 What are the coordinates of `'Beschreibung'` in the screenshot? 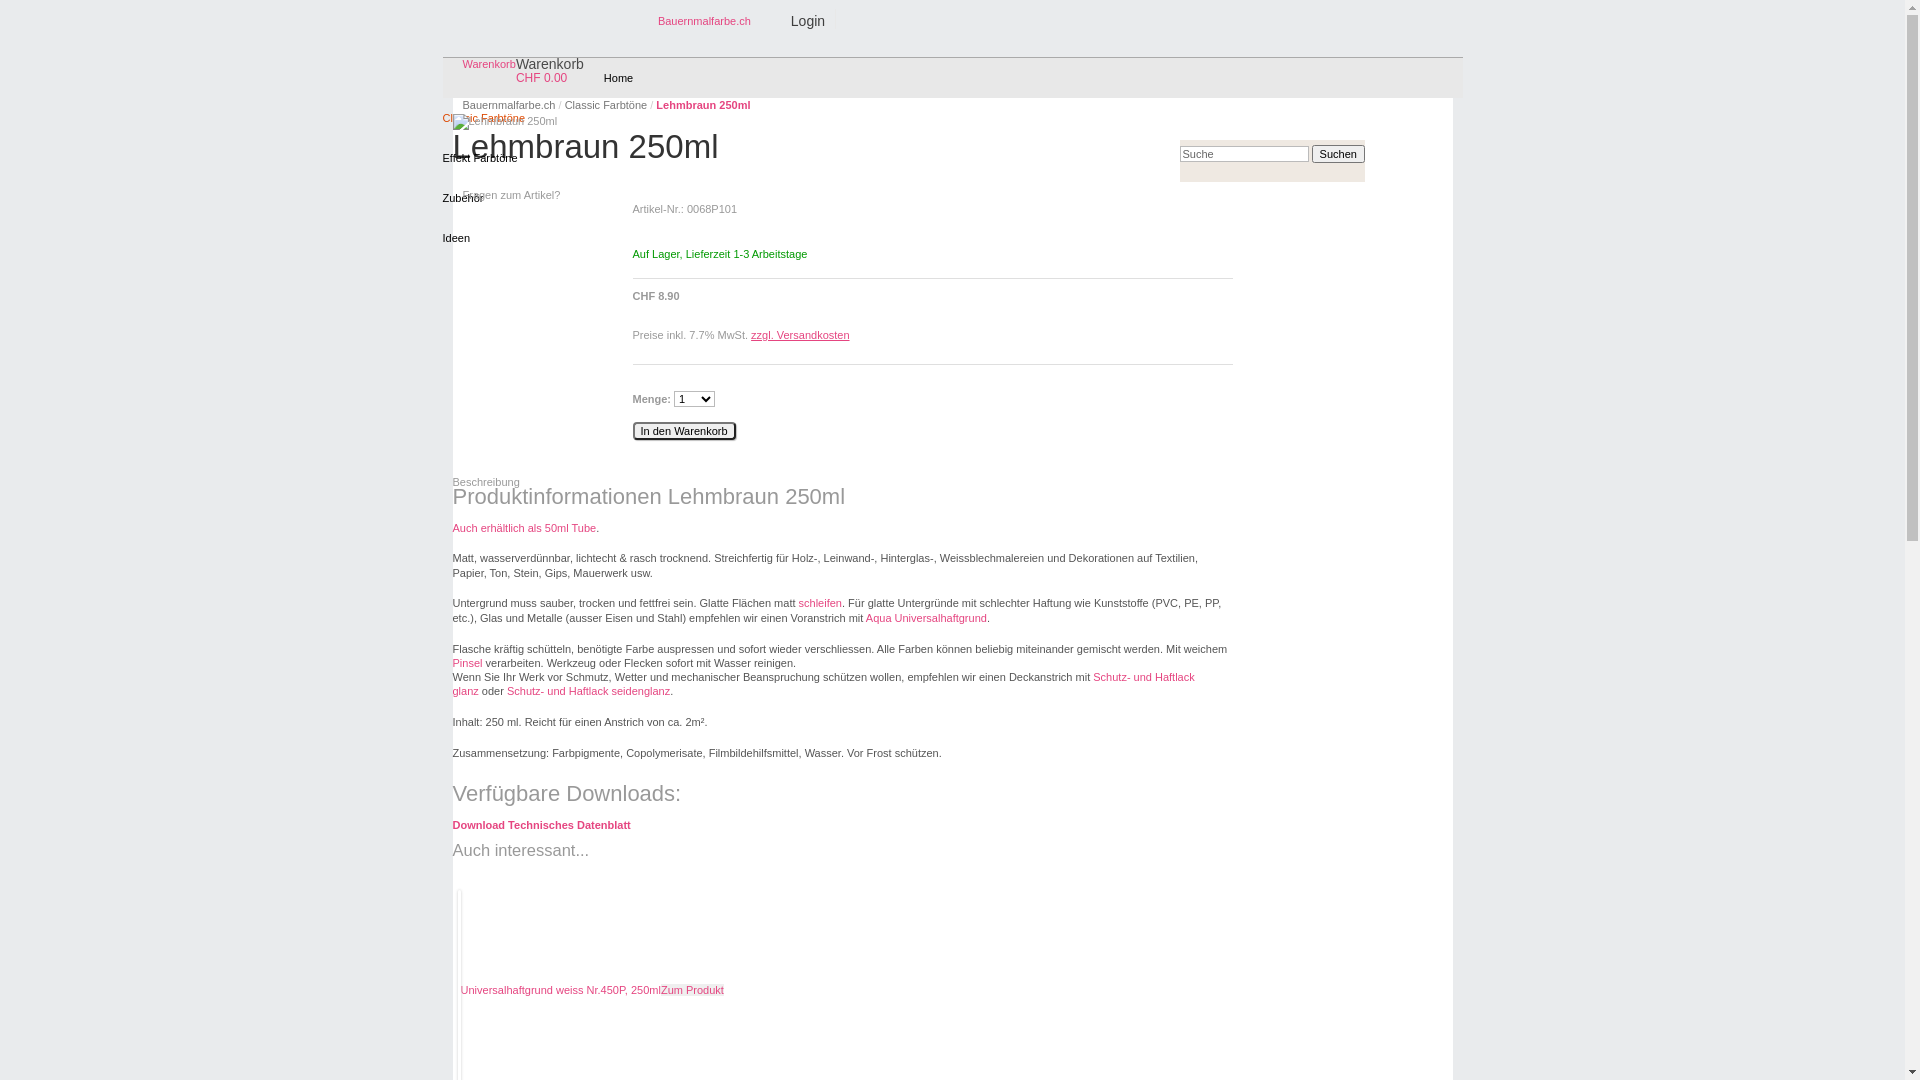 It's located at (485, 482).